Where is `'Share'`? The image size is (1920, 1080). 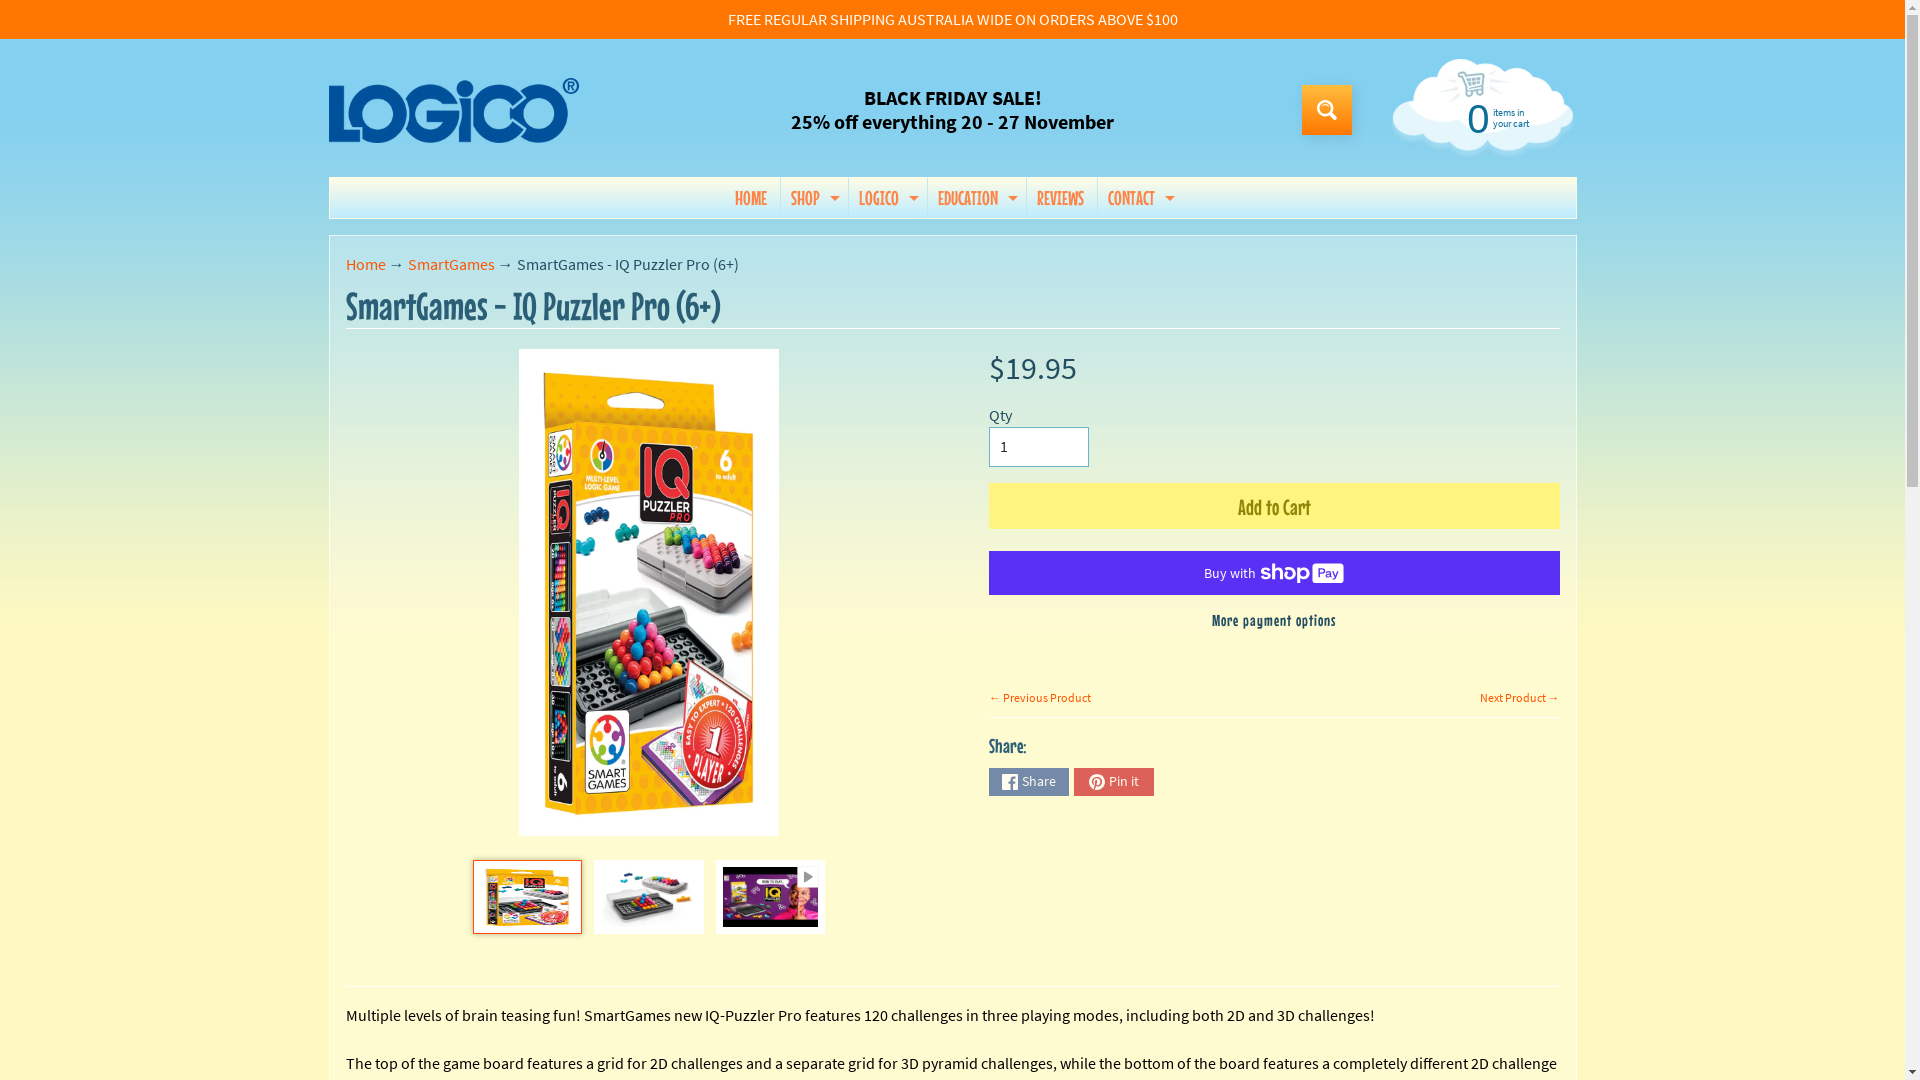 'Share' is located at coordinates (1028, 781).